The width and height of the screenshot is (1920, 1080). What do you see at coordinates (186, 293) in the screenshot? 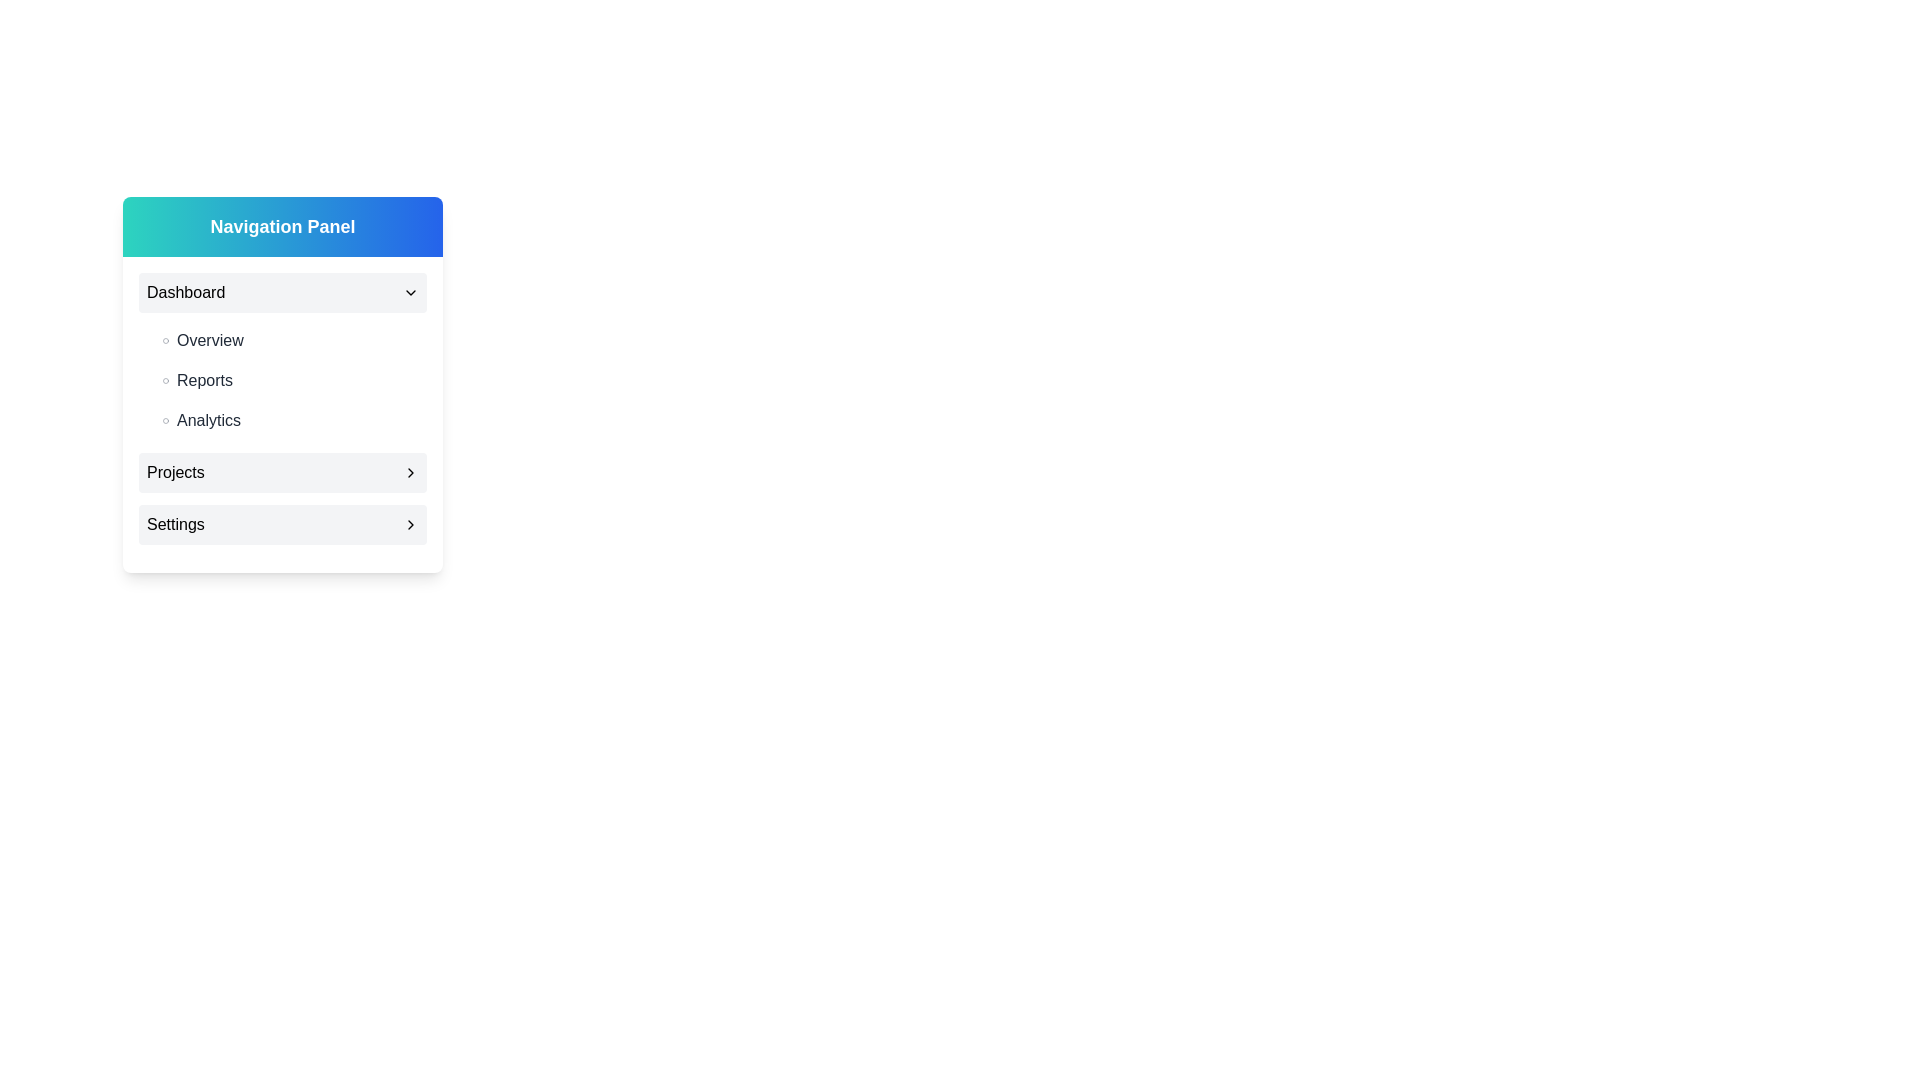
I see `the 'Dashboard' text label, which is dark gray on a light gray background and is the first item in the navigation menu` at bounding box center [186, 293].